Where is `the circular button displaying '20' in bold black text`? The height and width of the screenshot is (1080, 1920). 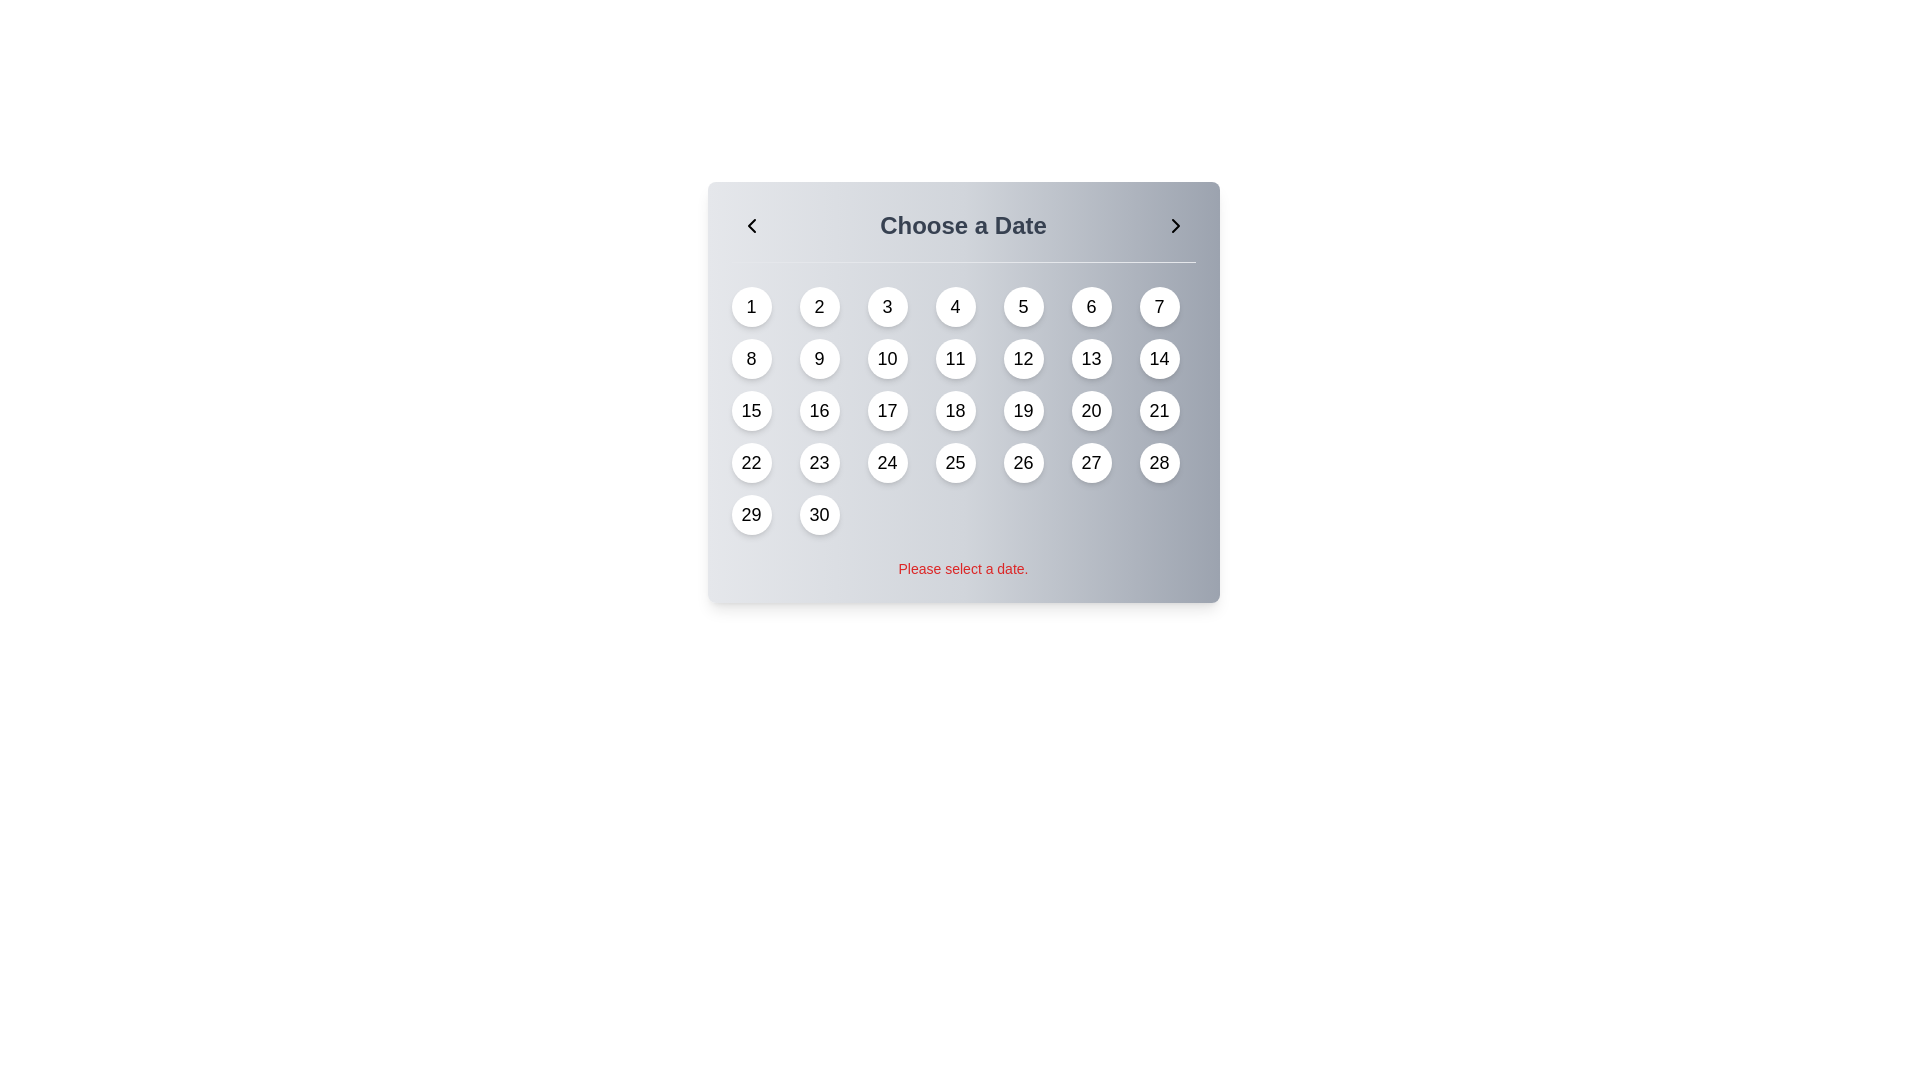
the circular button displaying '20' in bold black text is located at coordinates (1090, 410).